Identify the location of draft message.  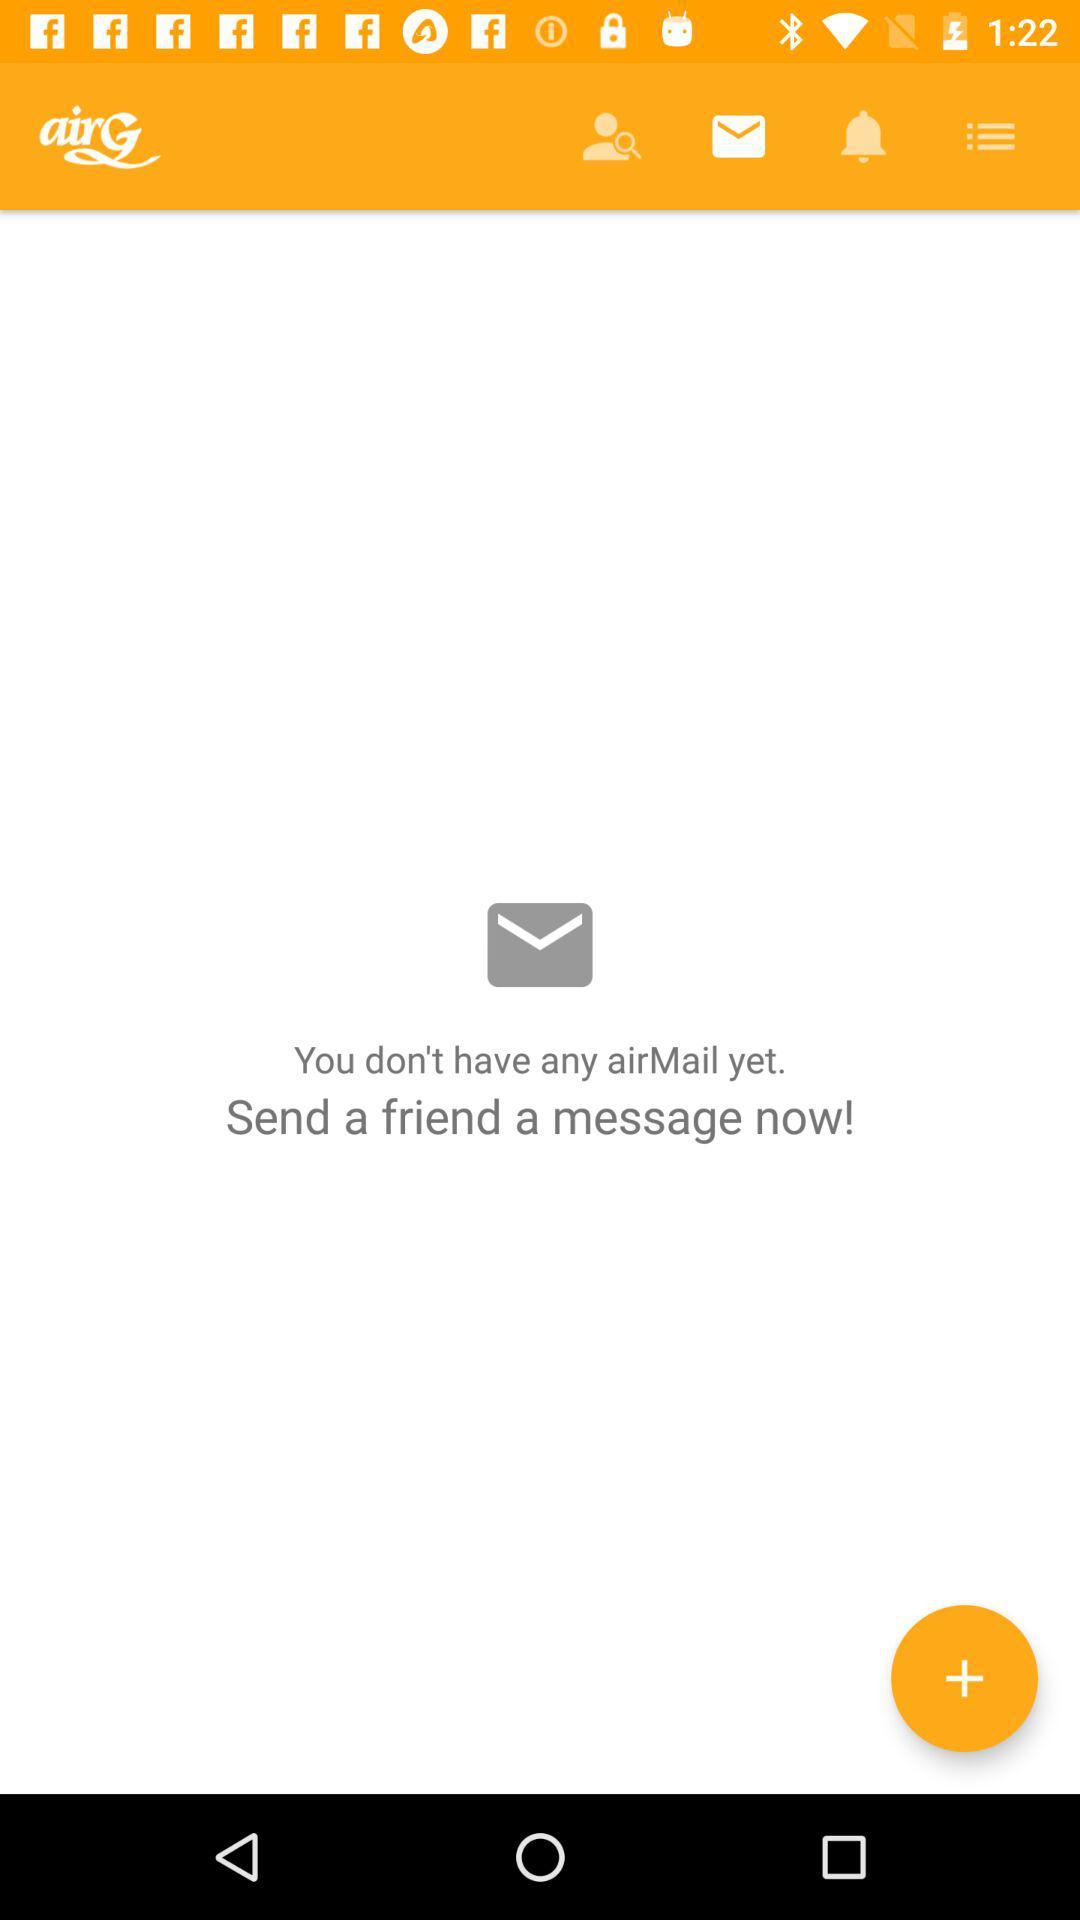
(963, 1678).